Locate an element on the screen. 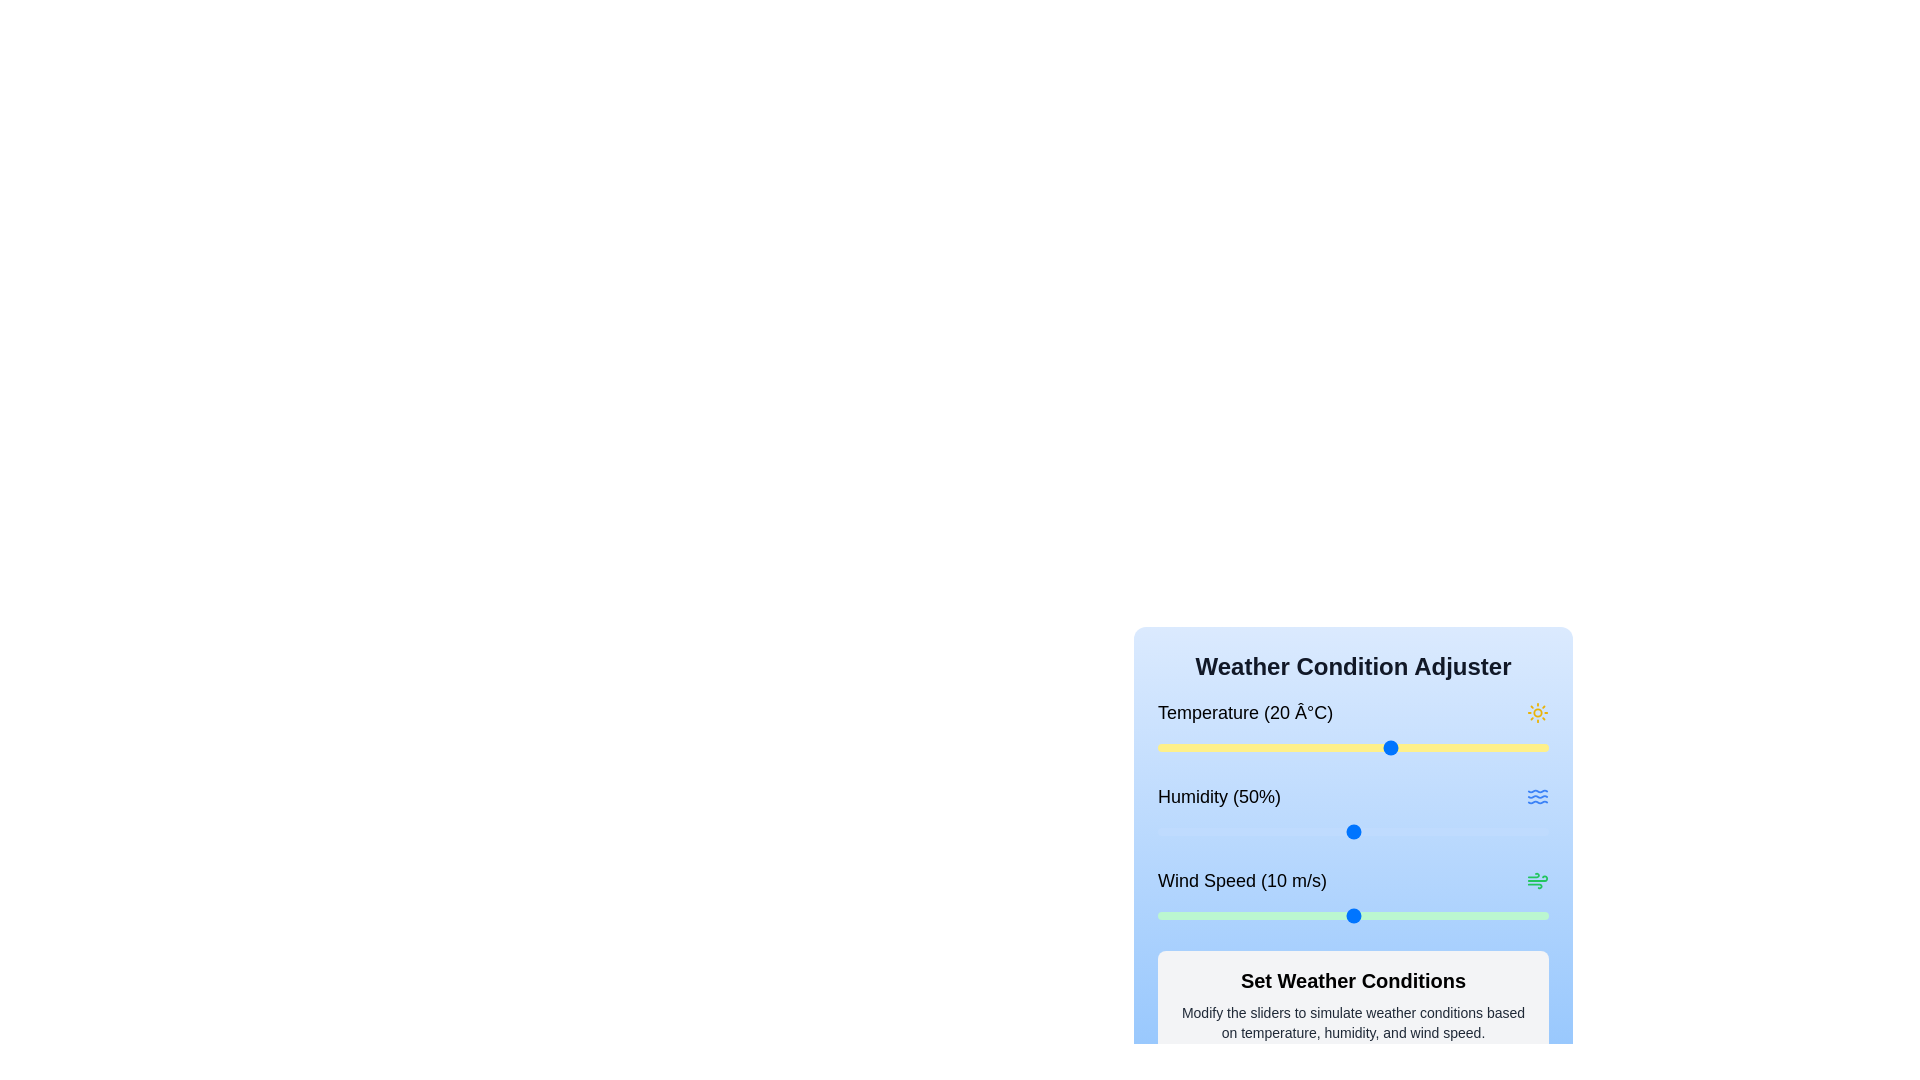 The width and height of the screenshot is (1920, 1080). the temperature slider to set the temperature to 18 degrees Celsius is located at coordinates (1376, 748).